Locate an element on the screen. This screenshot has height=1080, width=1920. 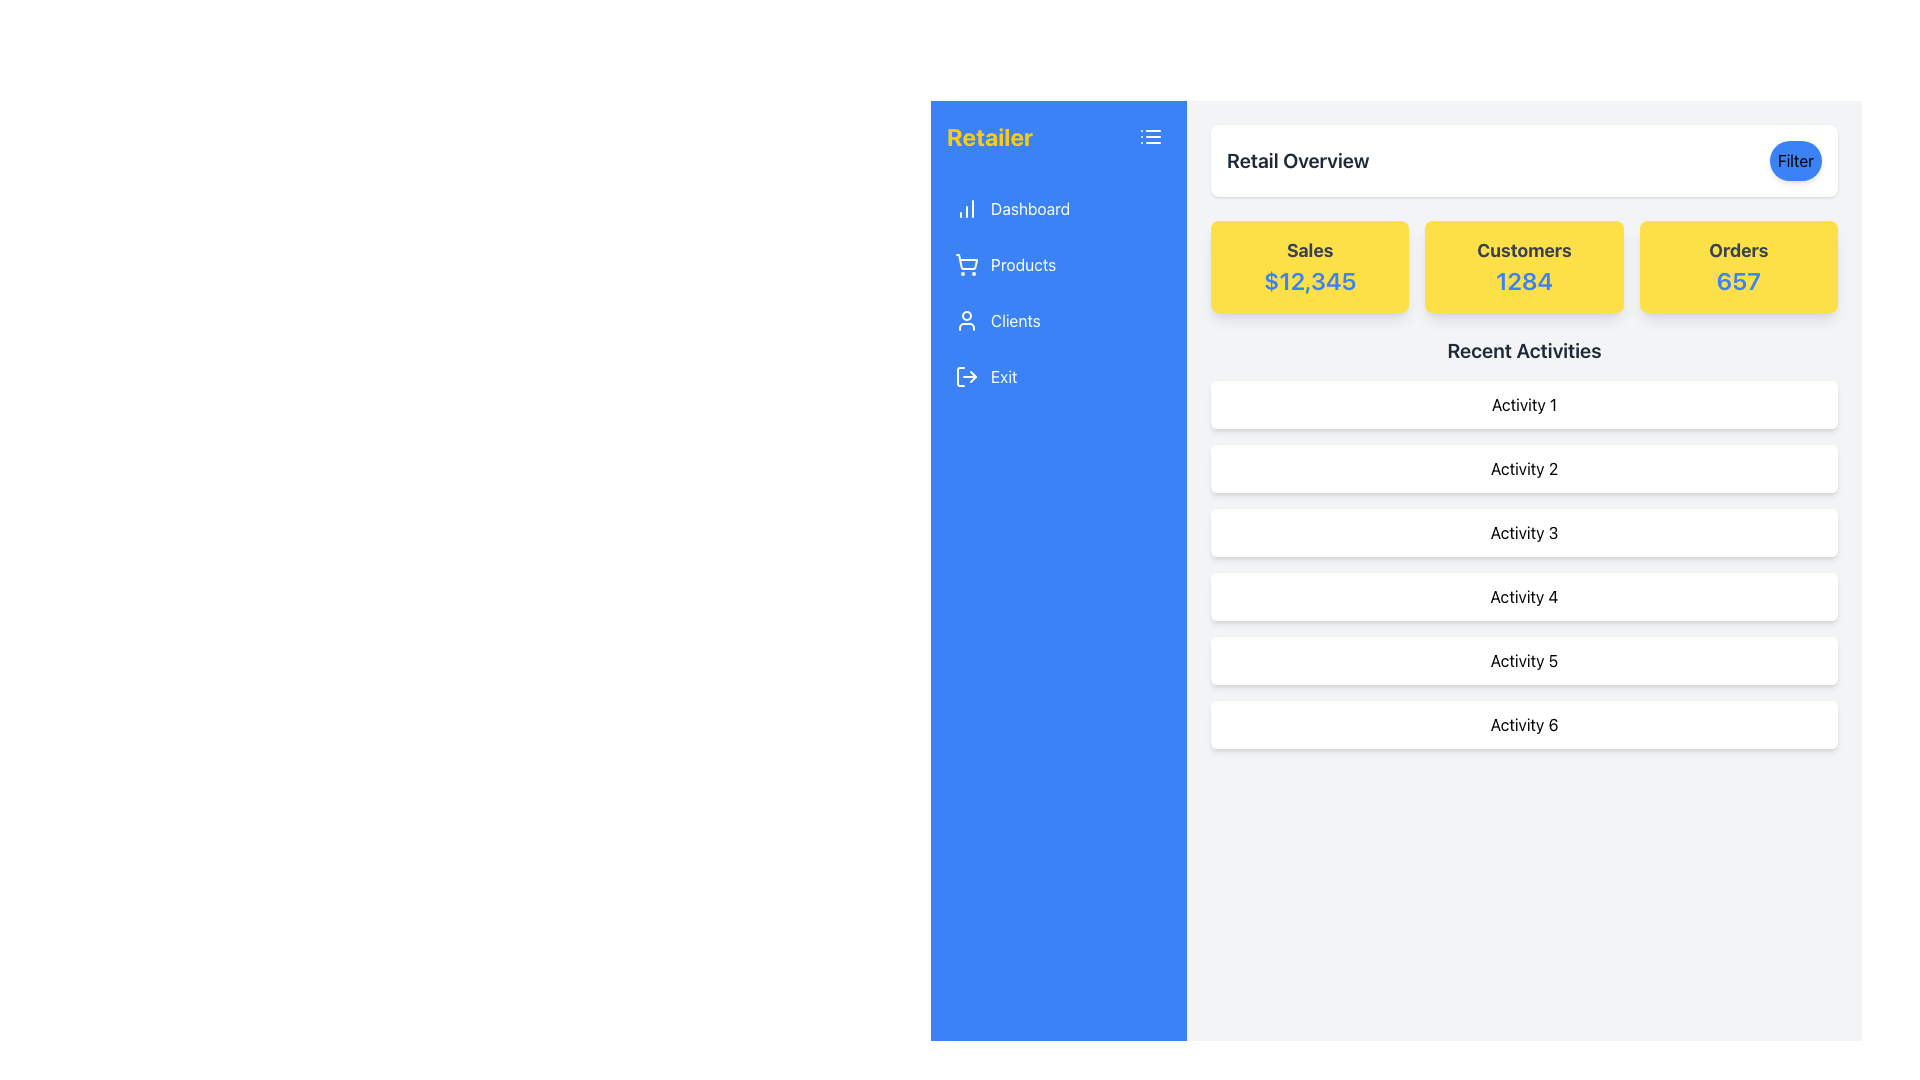
the 'Products' menu item located in the sidebar, which is the second item in the list is located at coordinates (1058, 293).